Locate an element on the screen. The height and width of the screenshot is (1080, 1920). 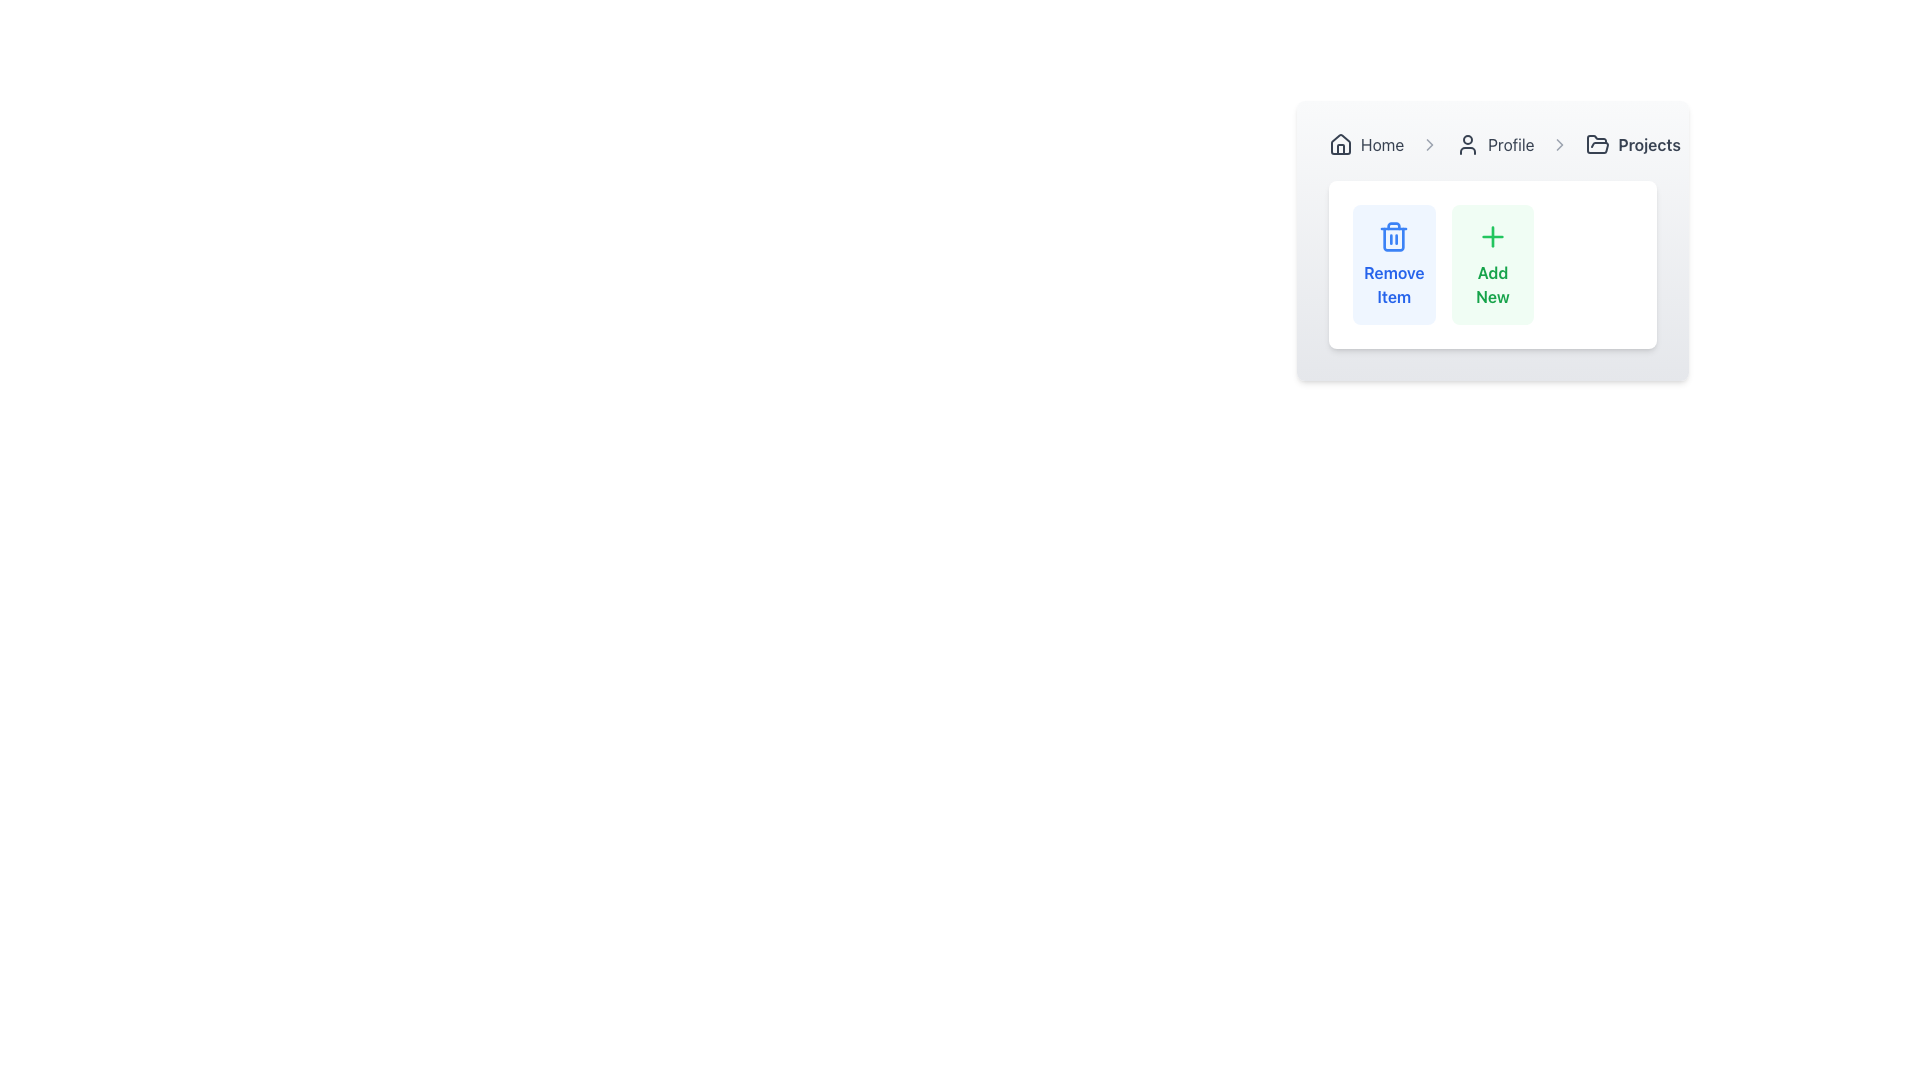
the 'Remove Item' button located below the trash bin icon in the top right module is located at coordinates (1392, 285).